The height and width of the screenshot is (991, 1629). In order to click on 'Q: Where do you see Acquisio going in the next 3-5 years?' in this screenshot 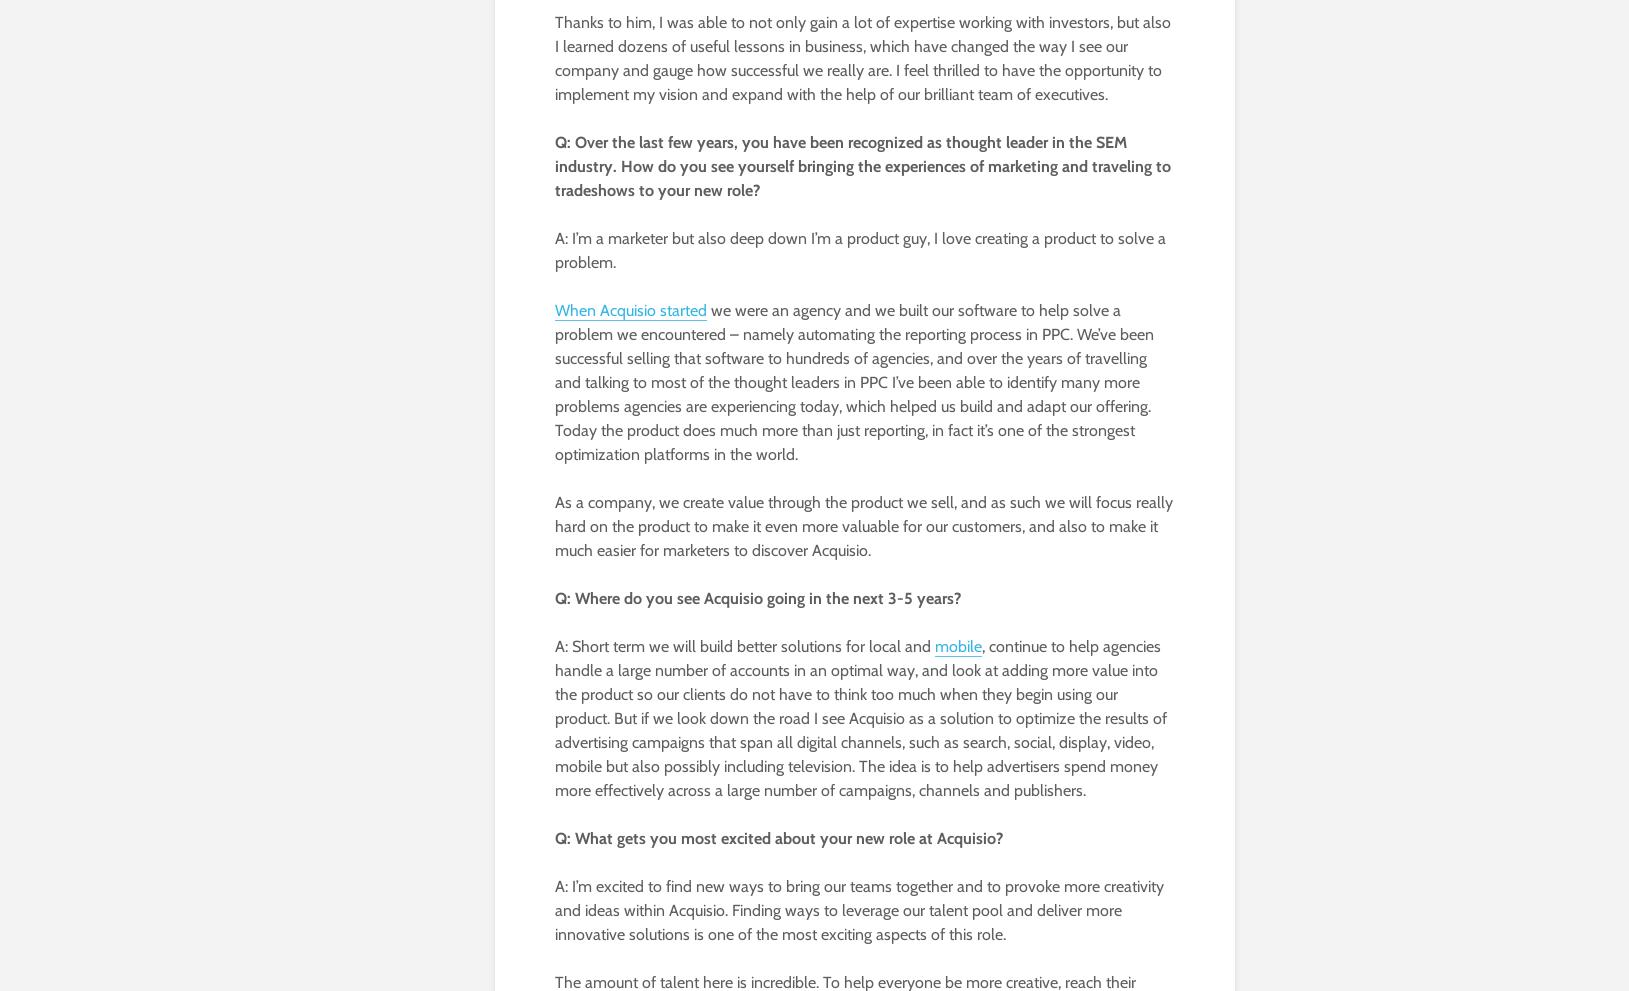, I will do `click(554, 598)`.